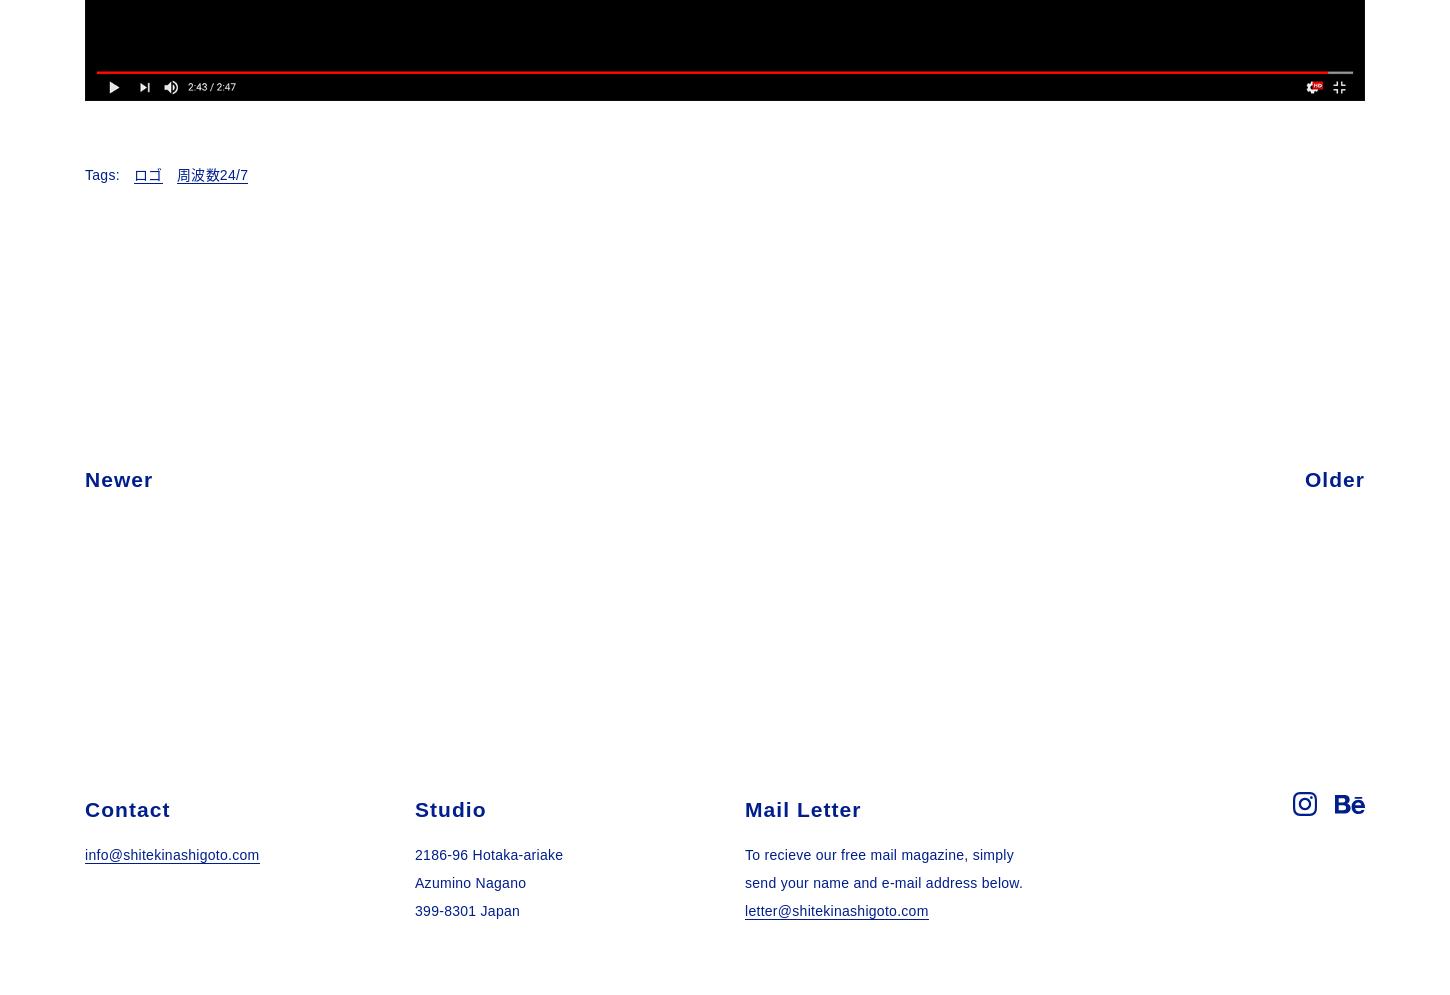 The image size is (1450, 995). Describe the element at coordinates (488, 854) in the screenshot. I see `'2186-96 Hotaka-ariake'` at that location.